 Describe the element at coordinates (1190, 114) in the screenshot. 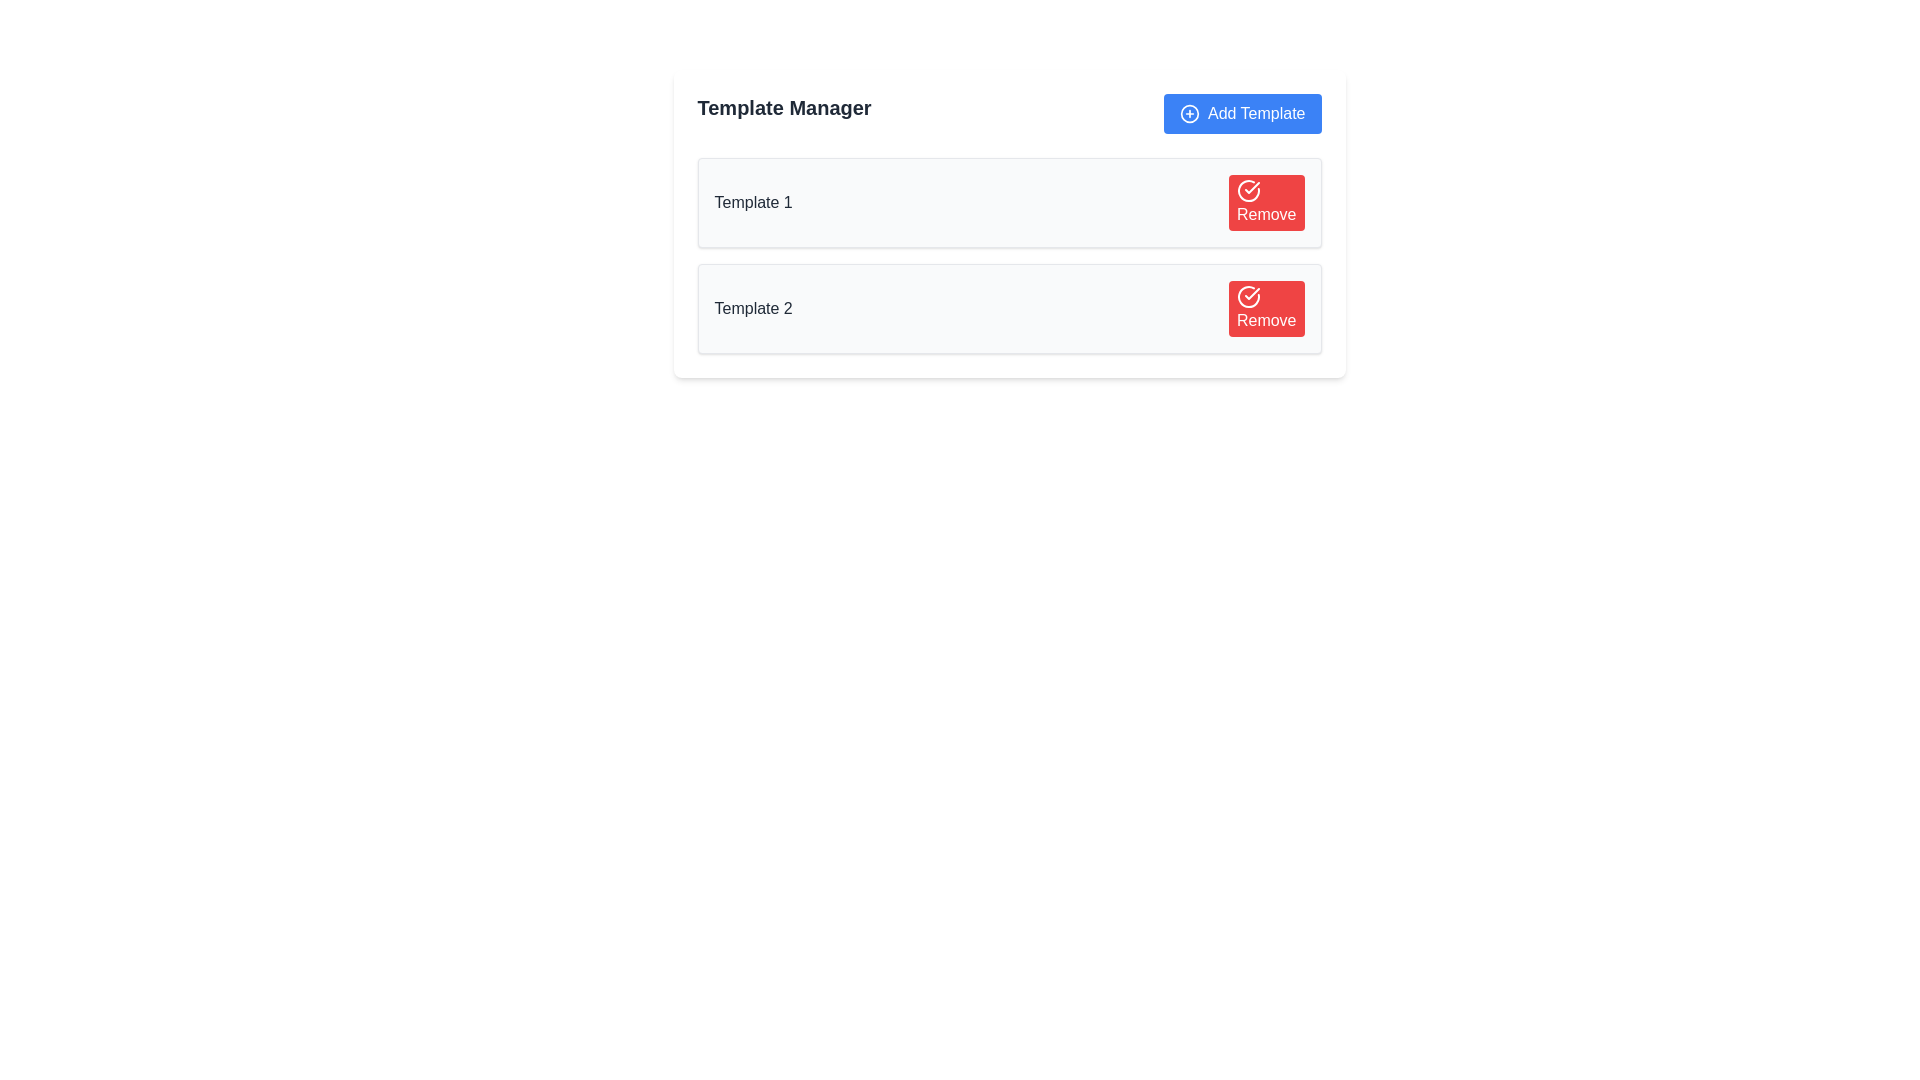

I see `the circular '+' icon with a blue outline located to the left of the 'Add Template' button` at that location.